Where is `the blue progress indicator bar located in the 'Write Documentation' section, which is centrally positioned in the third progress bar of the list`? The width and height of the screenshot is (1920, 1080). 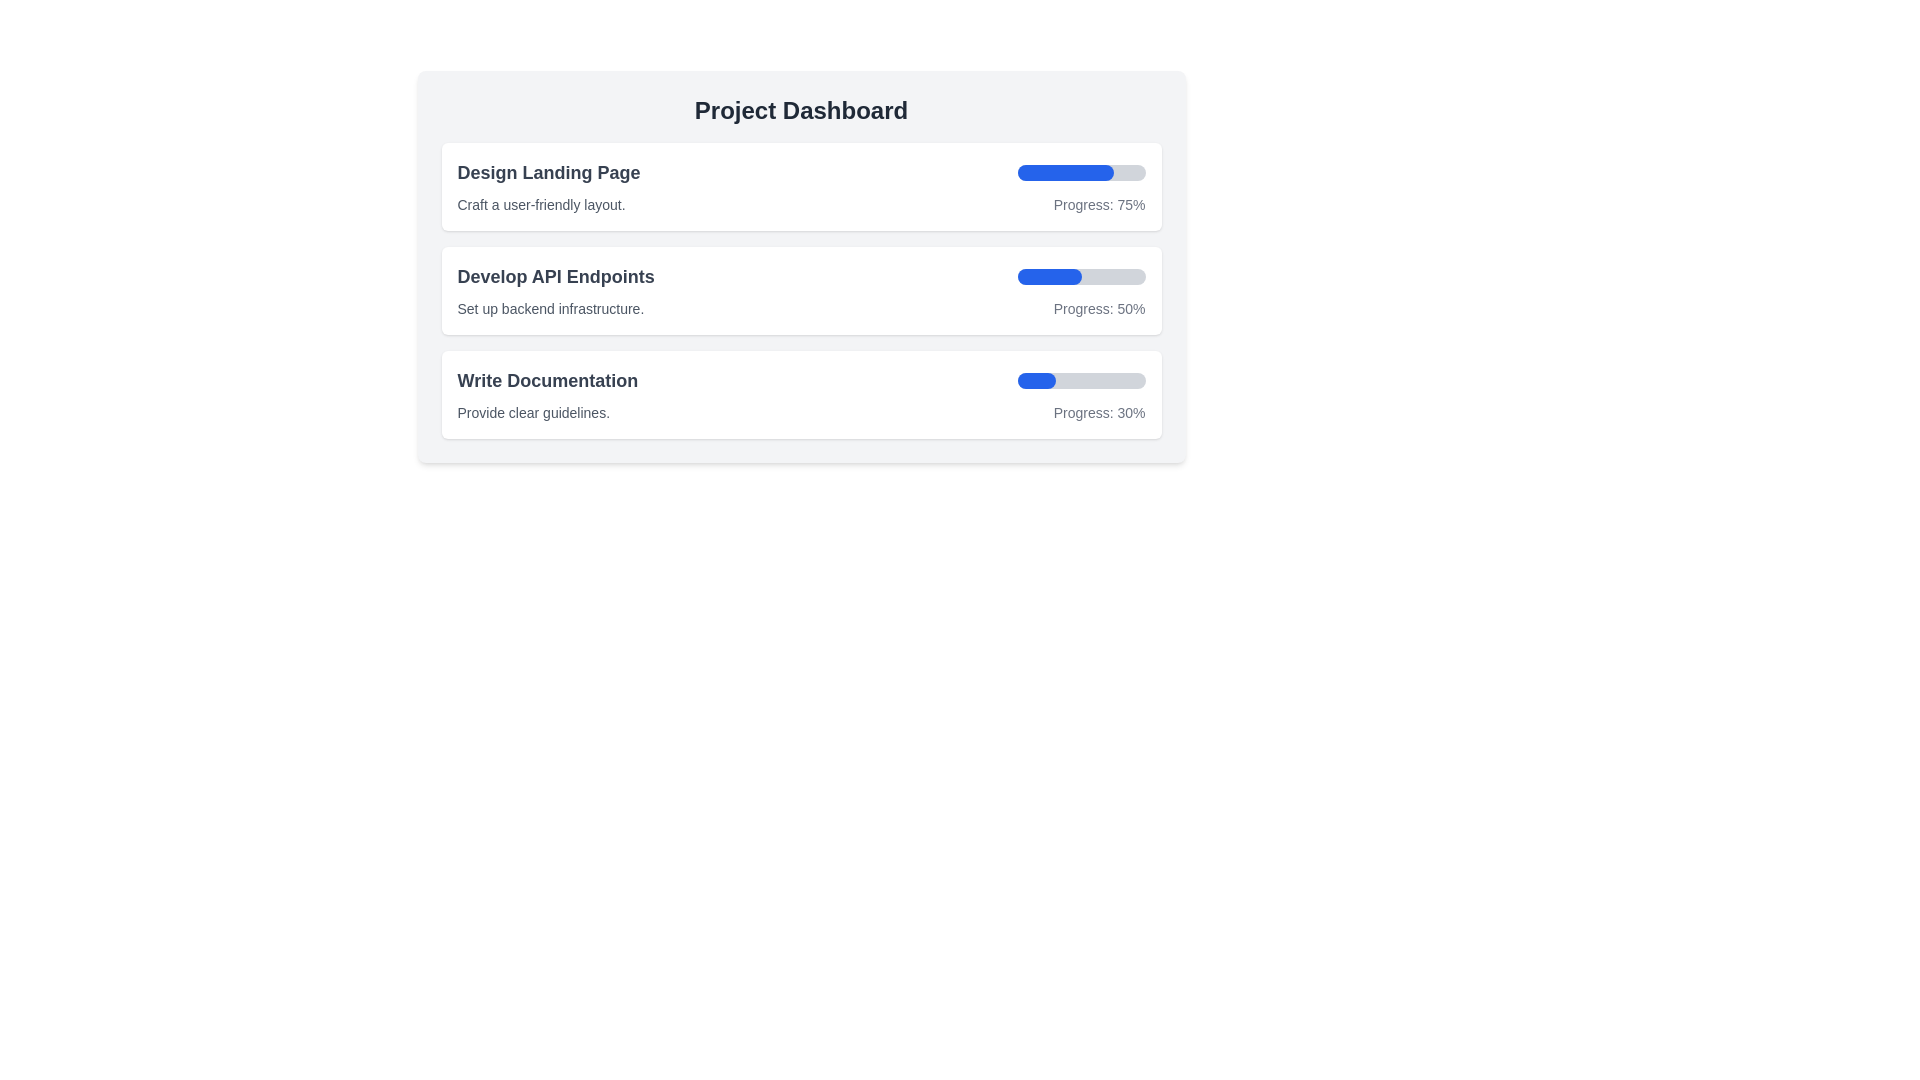 the blue progress indicator bar located in the 'Write Documentation' section, which is centrally positioned in the third progress bar of the list is located at coordinates (1036, 381).